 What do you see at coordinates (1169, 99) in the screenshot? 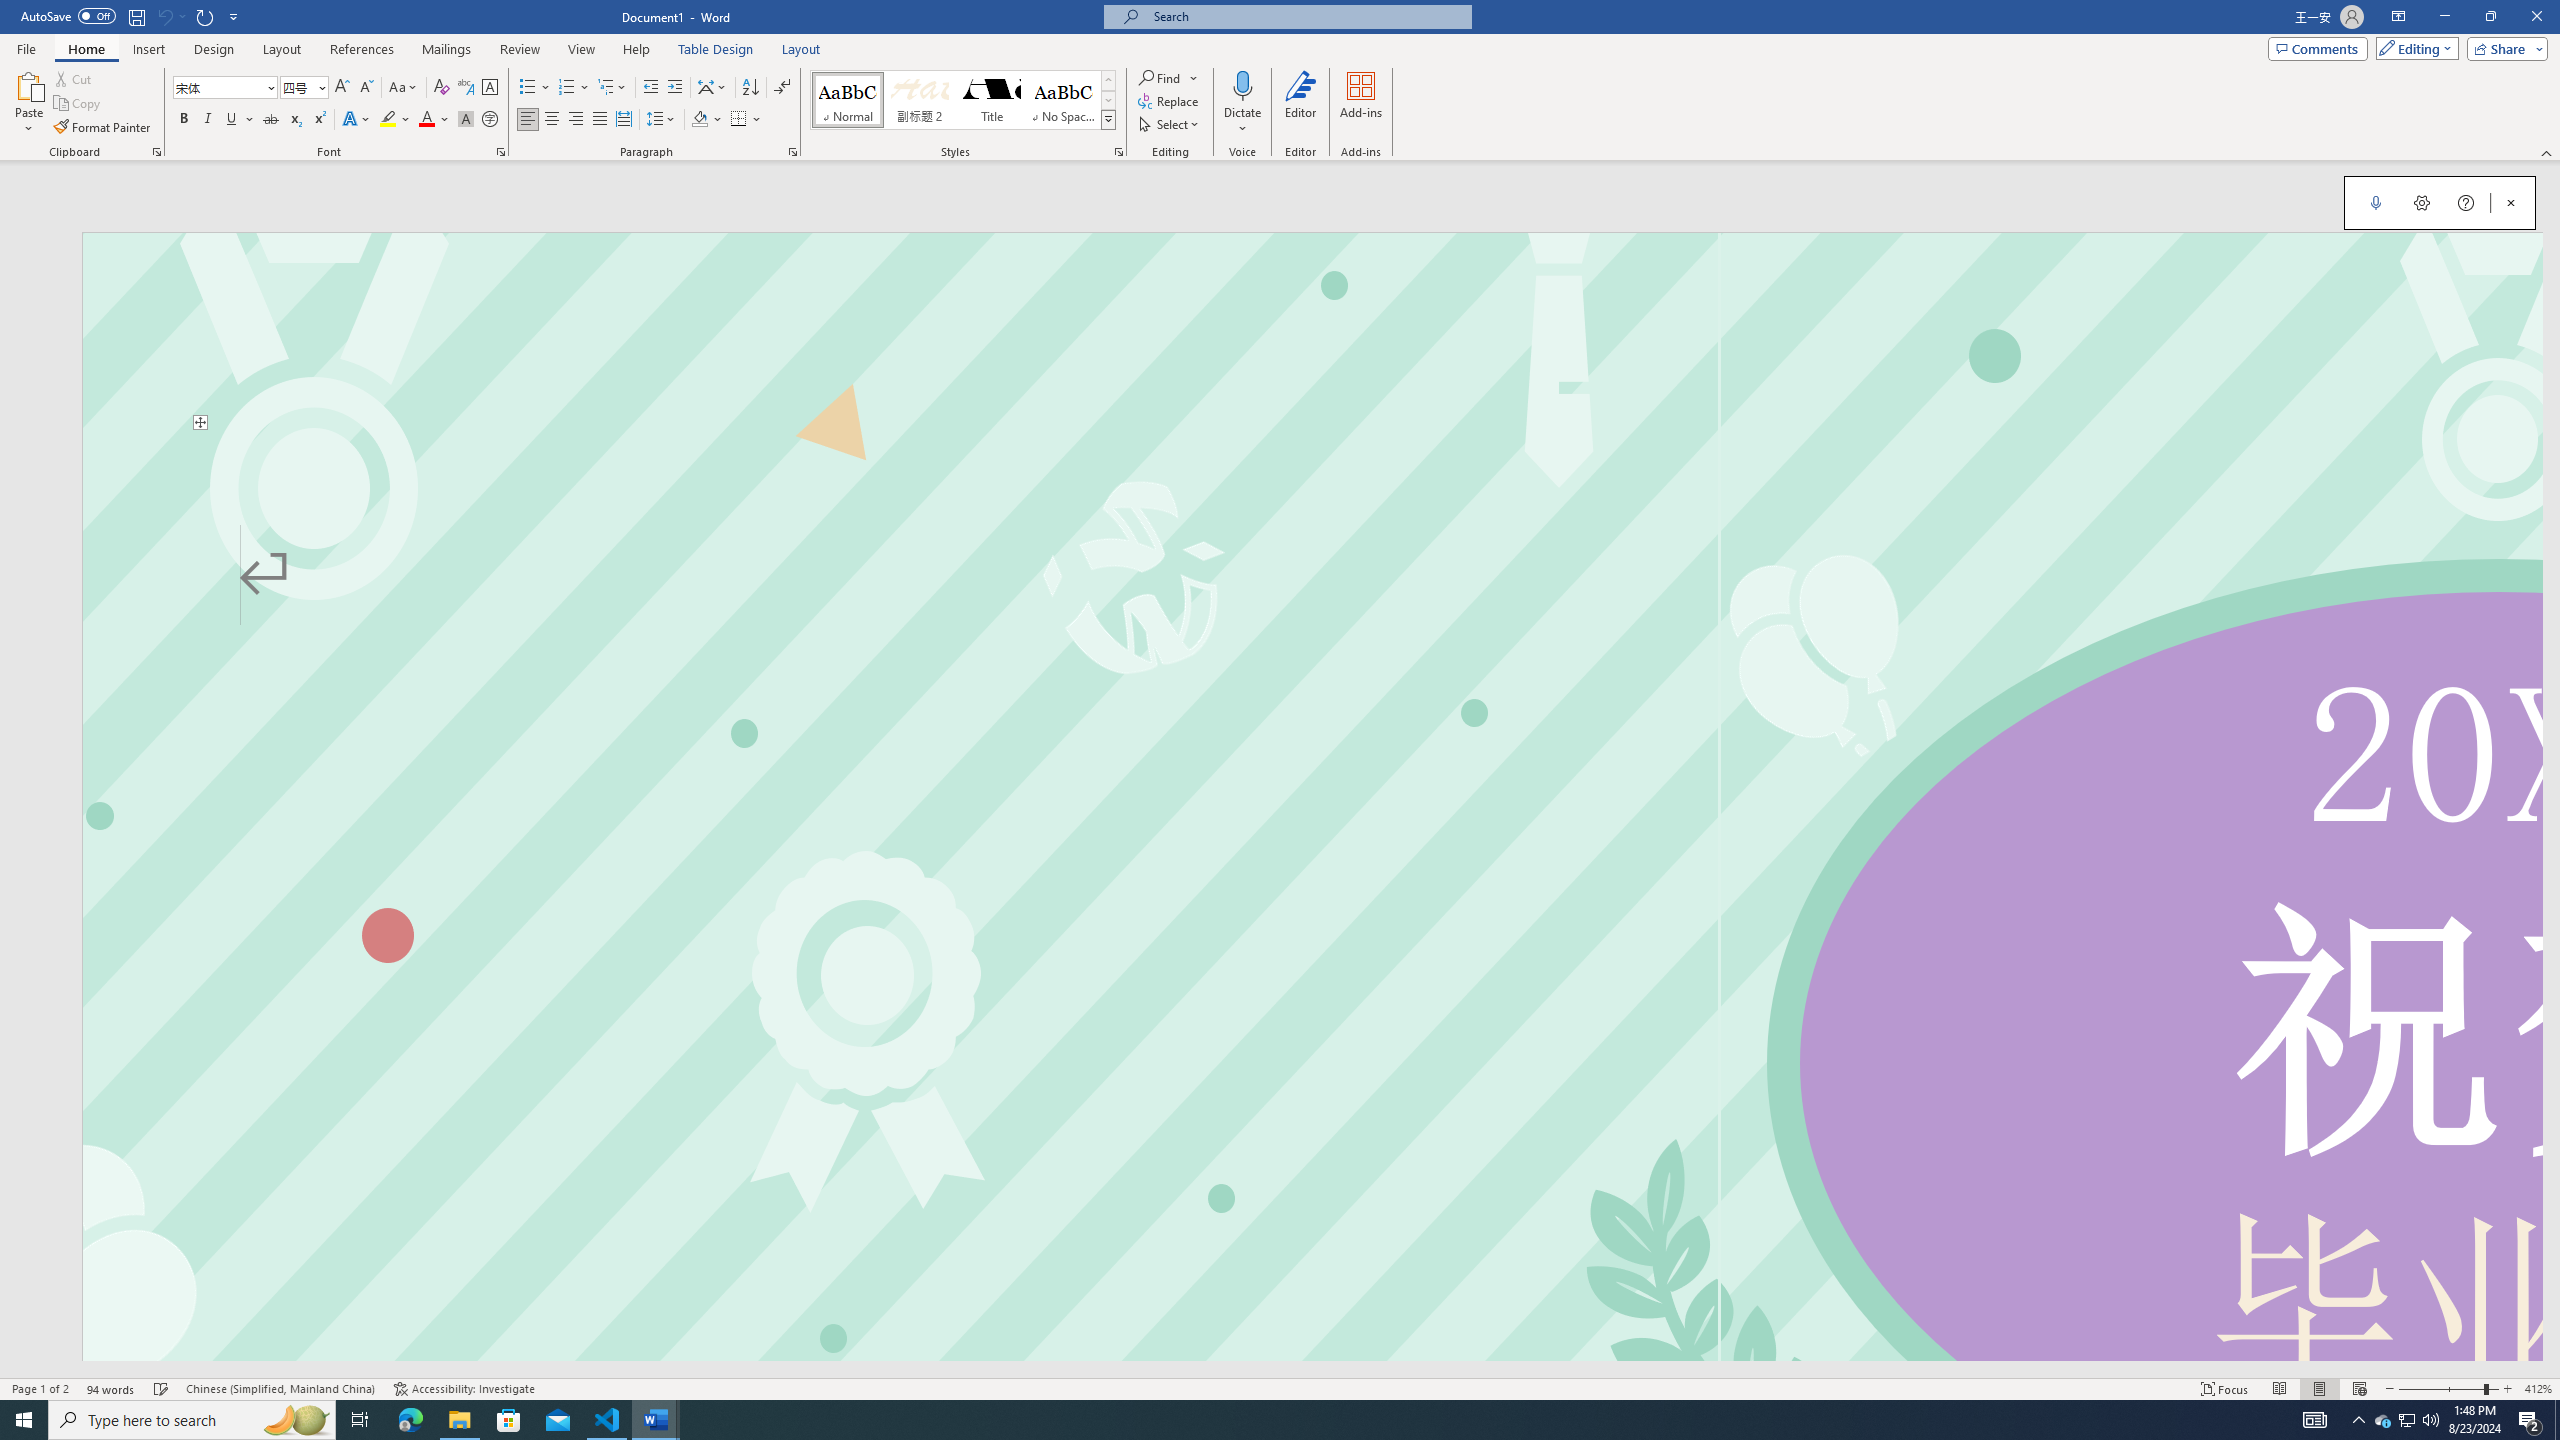
I see `'Replace...'` at bounding box center [1169, 99].